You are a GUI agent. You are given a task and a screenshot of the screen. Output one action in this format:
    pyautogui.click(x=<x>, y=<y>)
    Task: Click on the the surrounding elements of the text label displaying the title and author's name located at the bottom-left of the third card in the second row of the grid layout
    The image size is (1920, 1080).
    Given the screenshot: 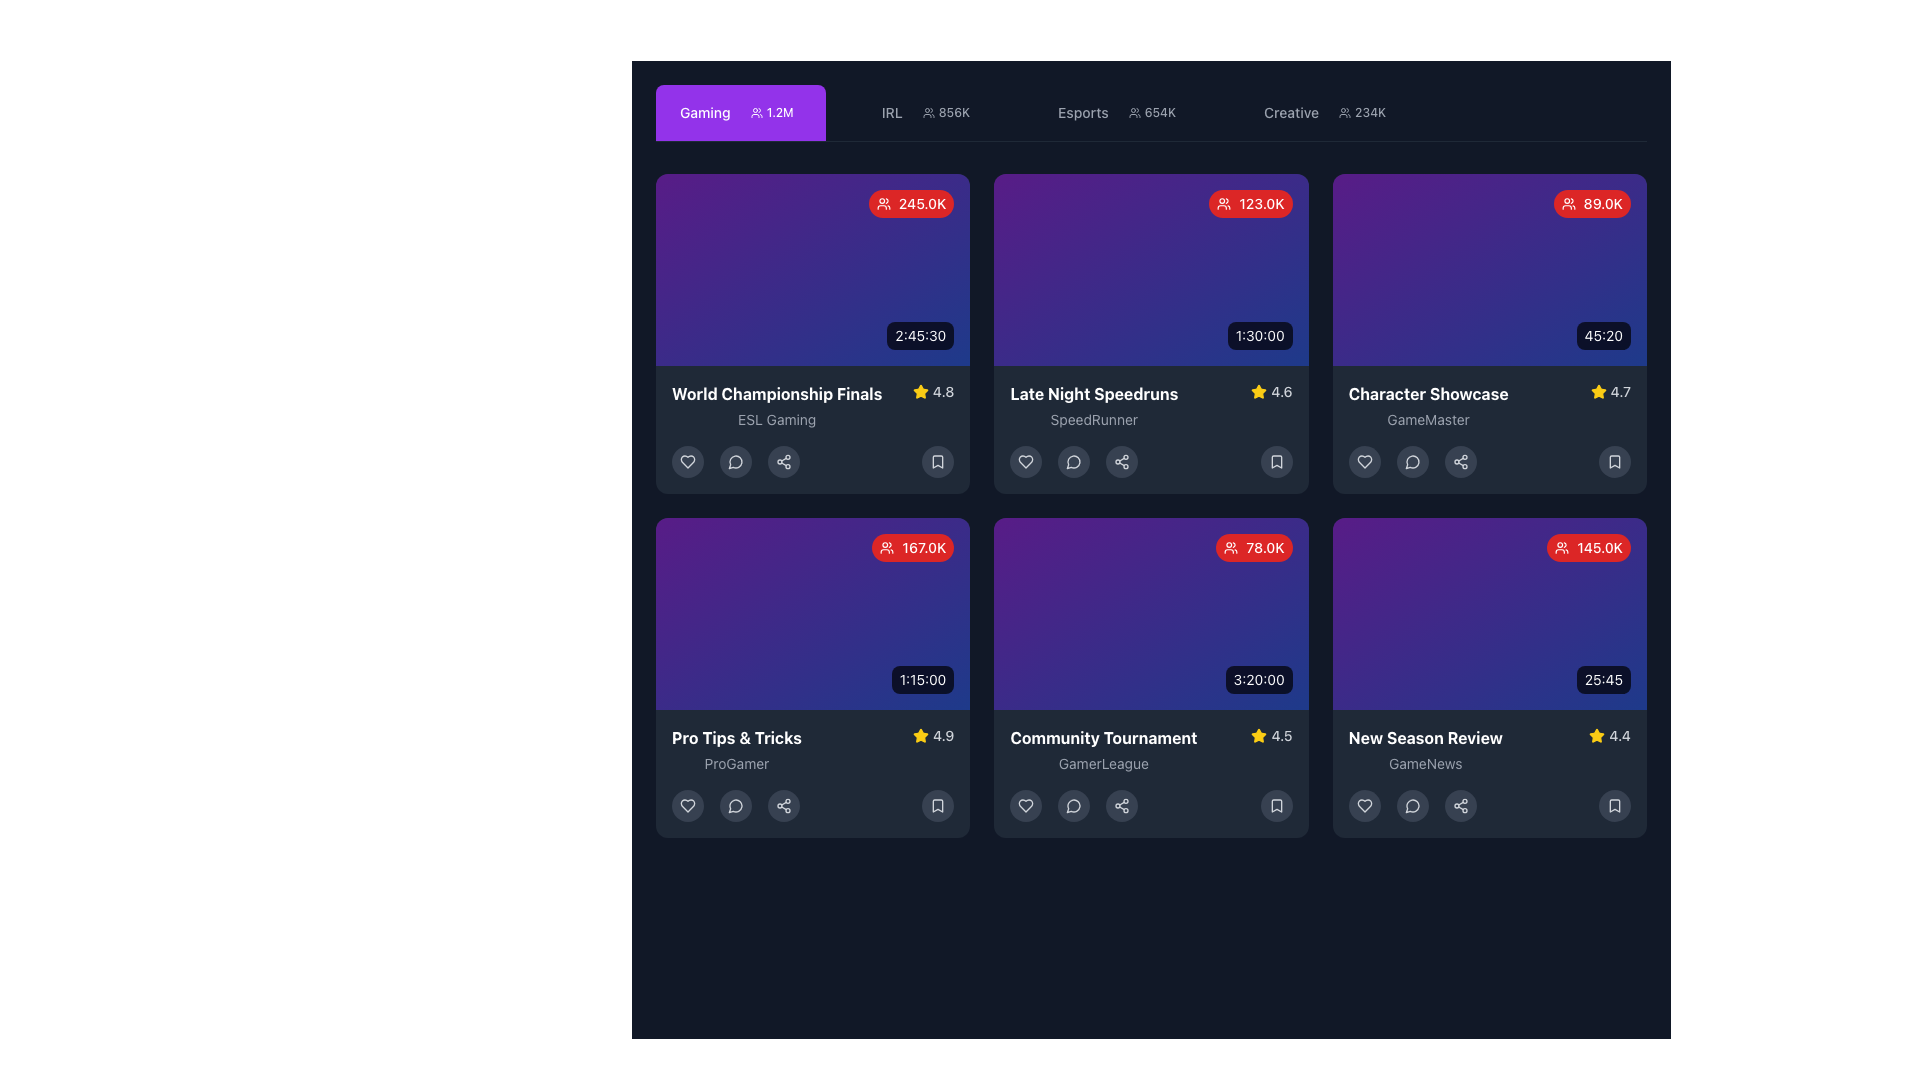 What is the action you would take?
    pyautogui.click(x=735, y=749)
    